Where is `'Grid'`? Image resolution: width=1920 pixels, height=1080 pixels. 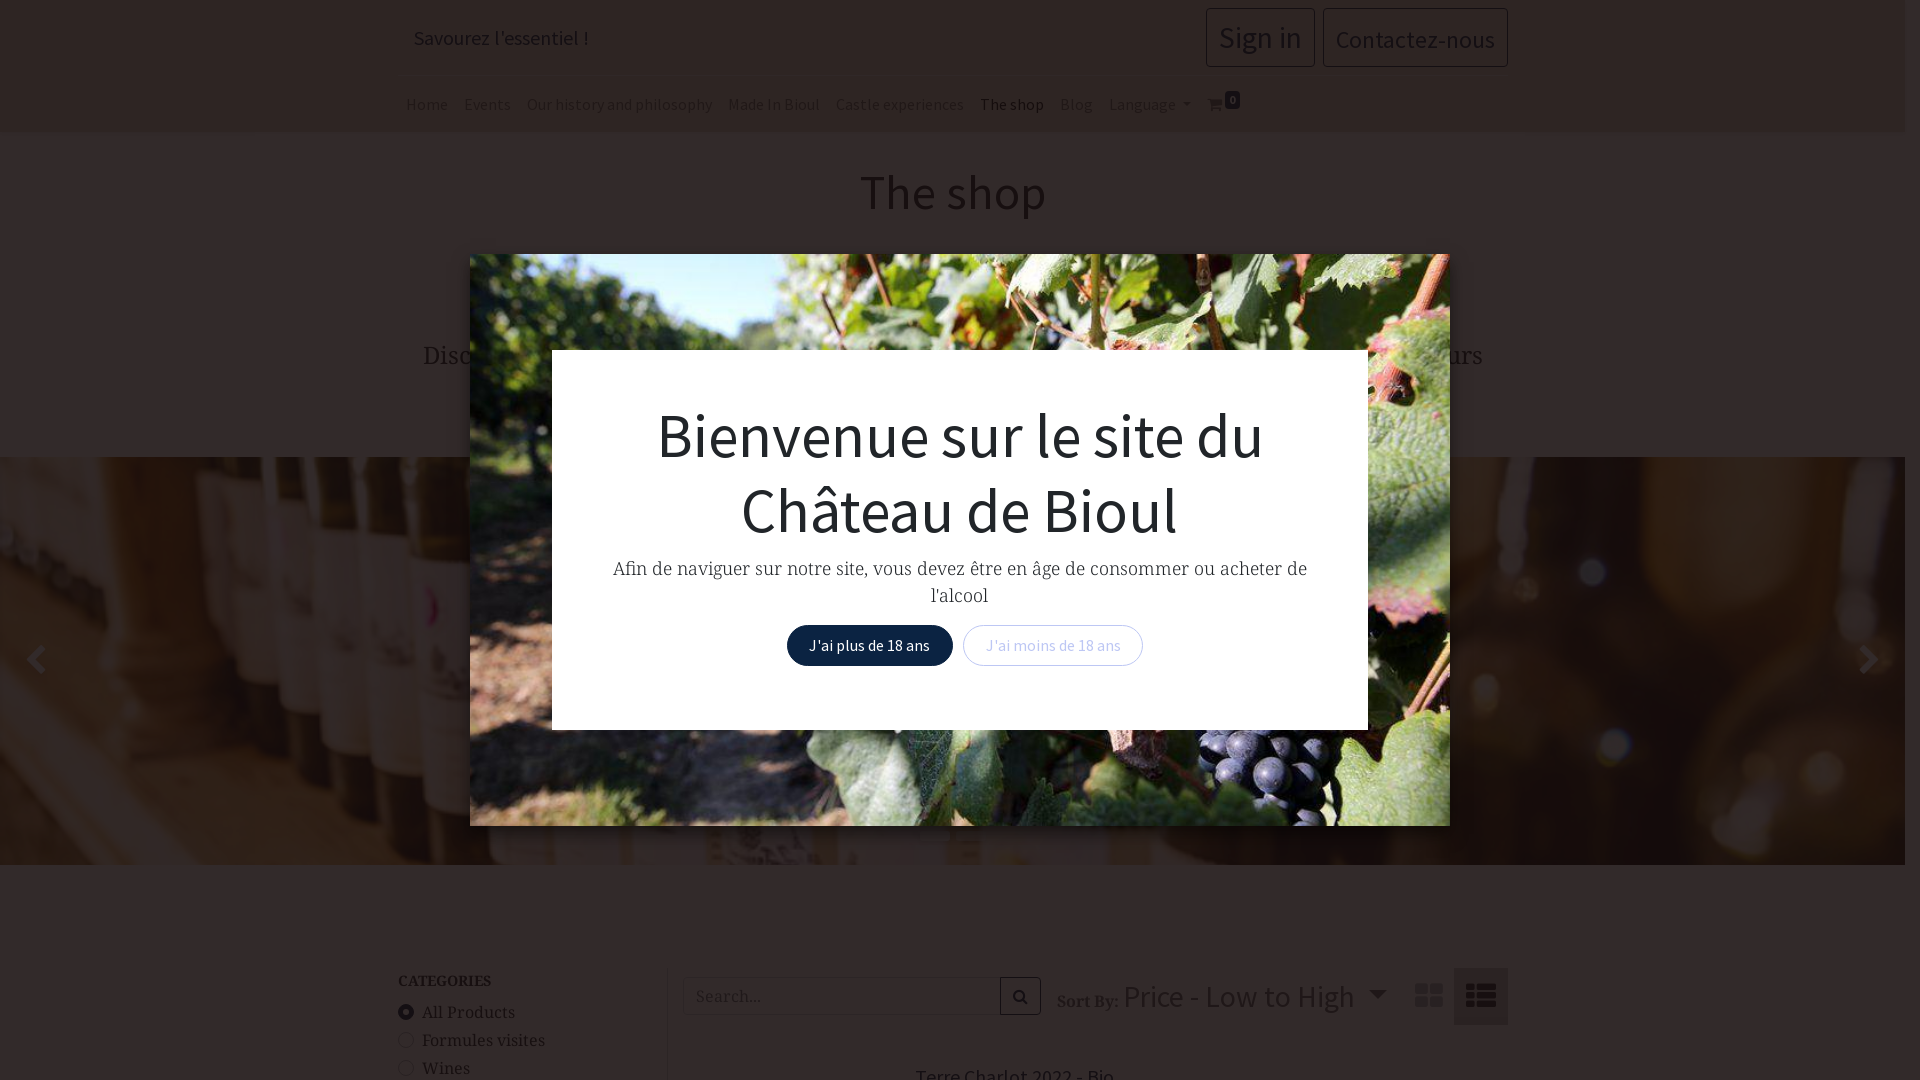 'Grid' is located at coordinates (1427, 996).